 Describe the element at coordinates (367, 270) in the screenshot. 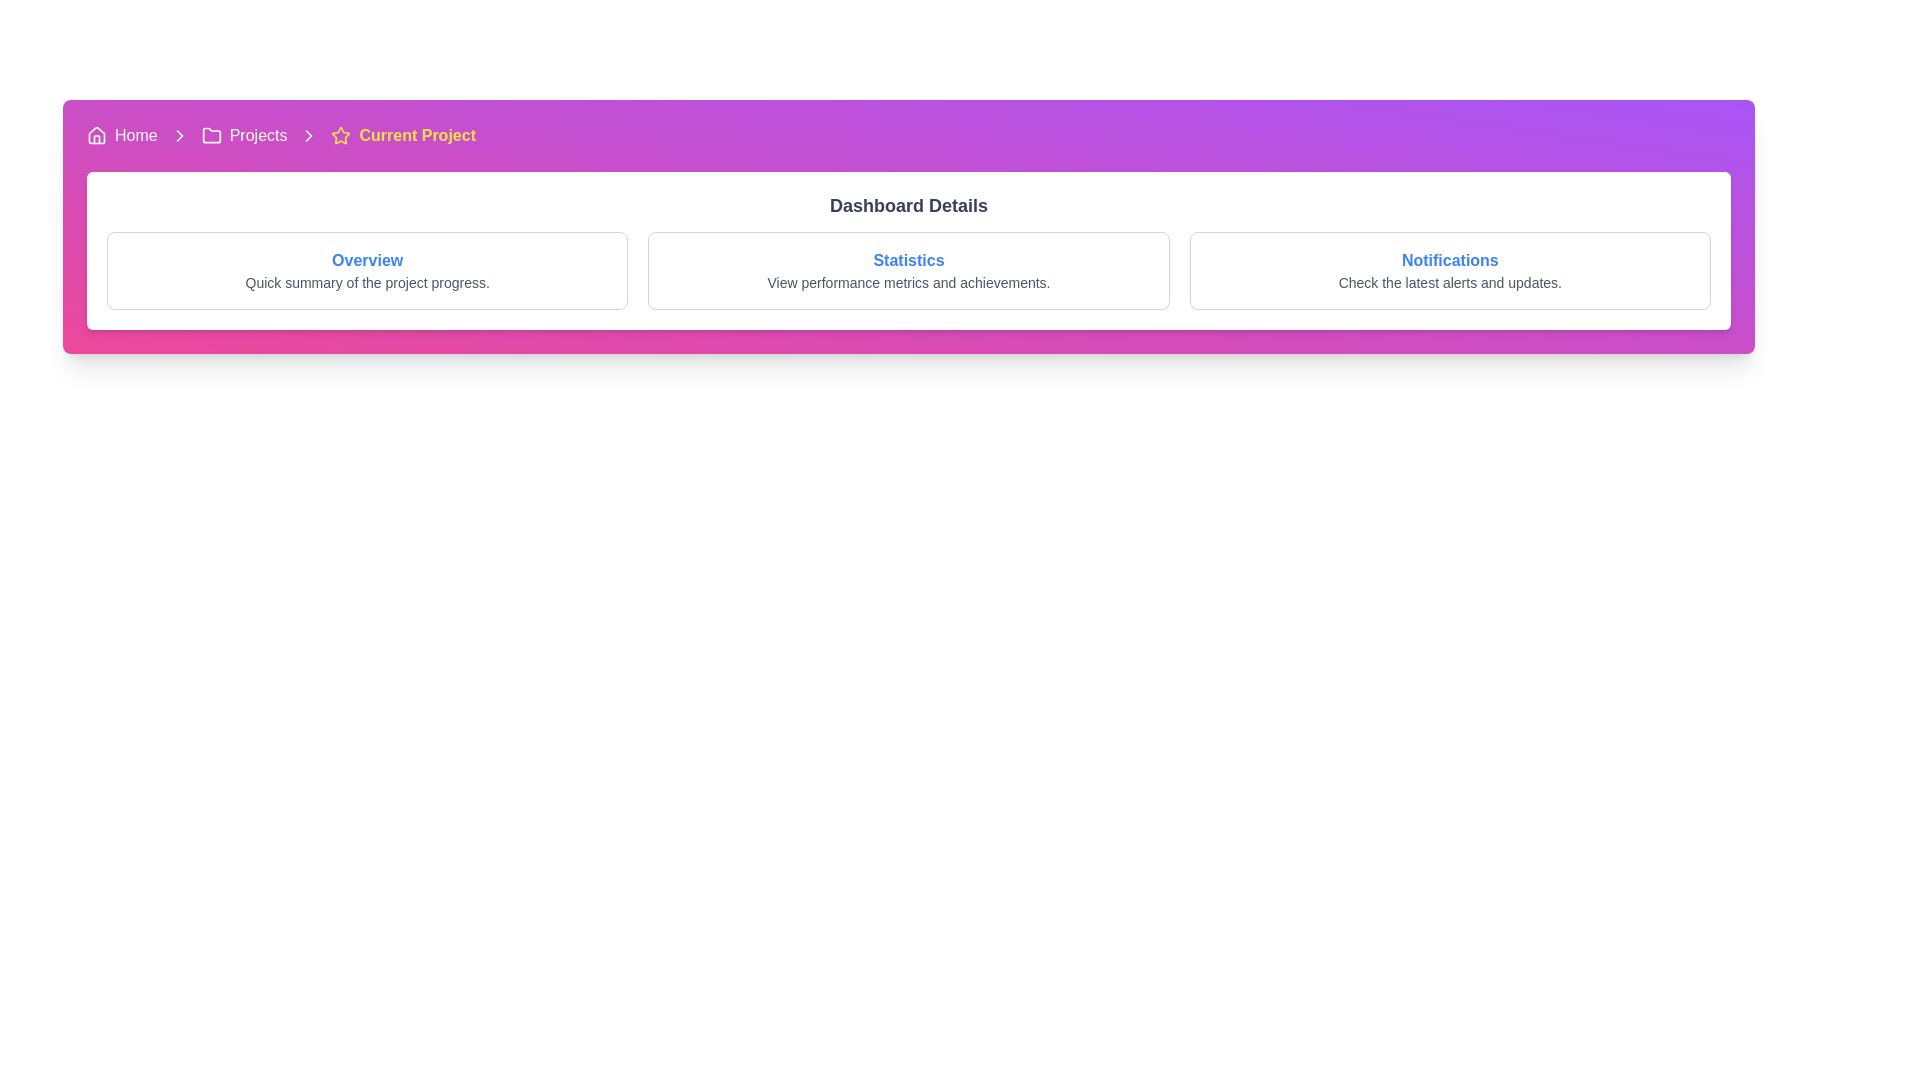

I see `the Informational card that provides a summary of the project's progress, located in the first column of a three-column grid layout, above the 'Quick summary of the project progress.' text` at that location.